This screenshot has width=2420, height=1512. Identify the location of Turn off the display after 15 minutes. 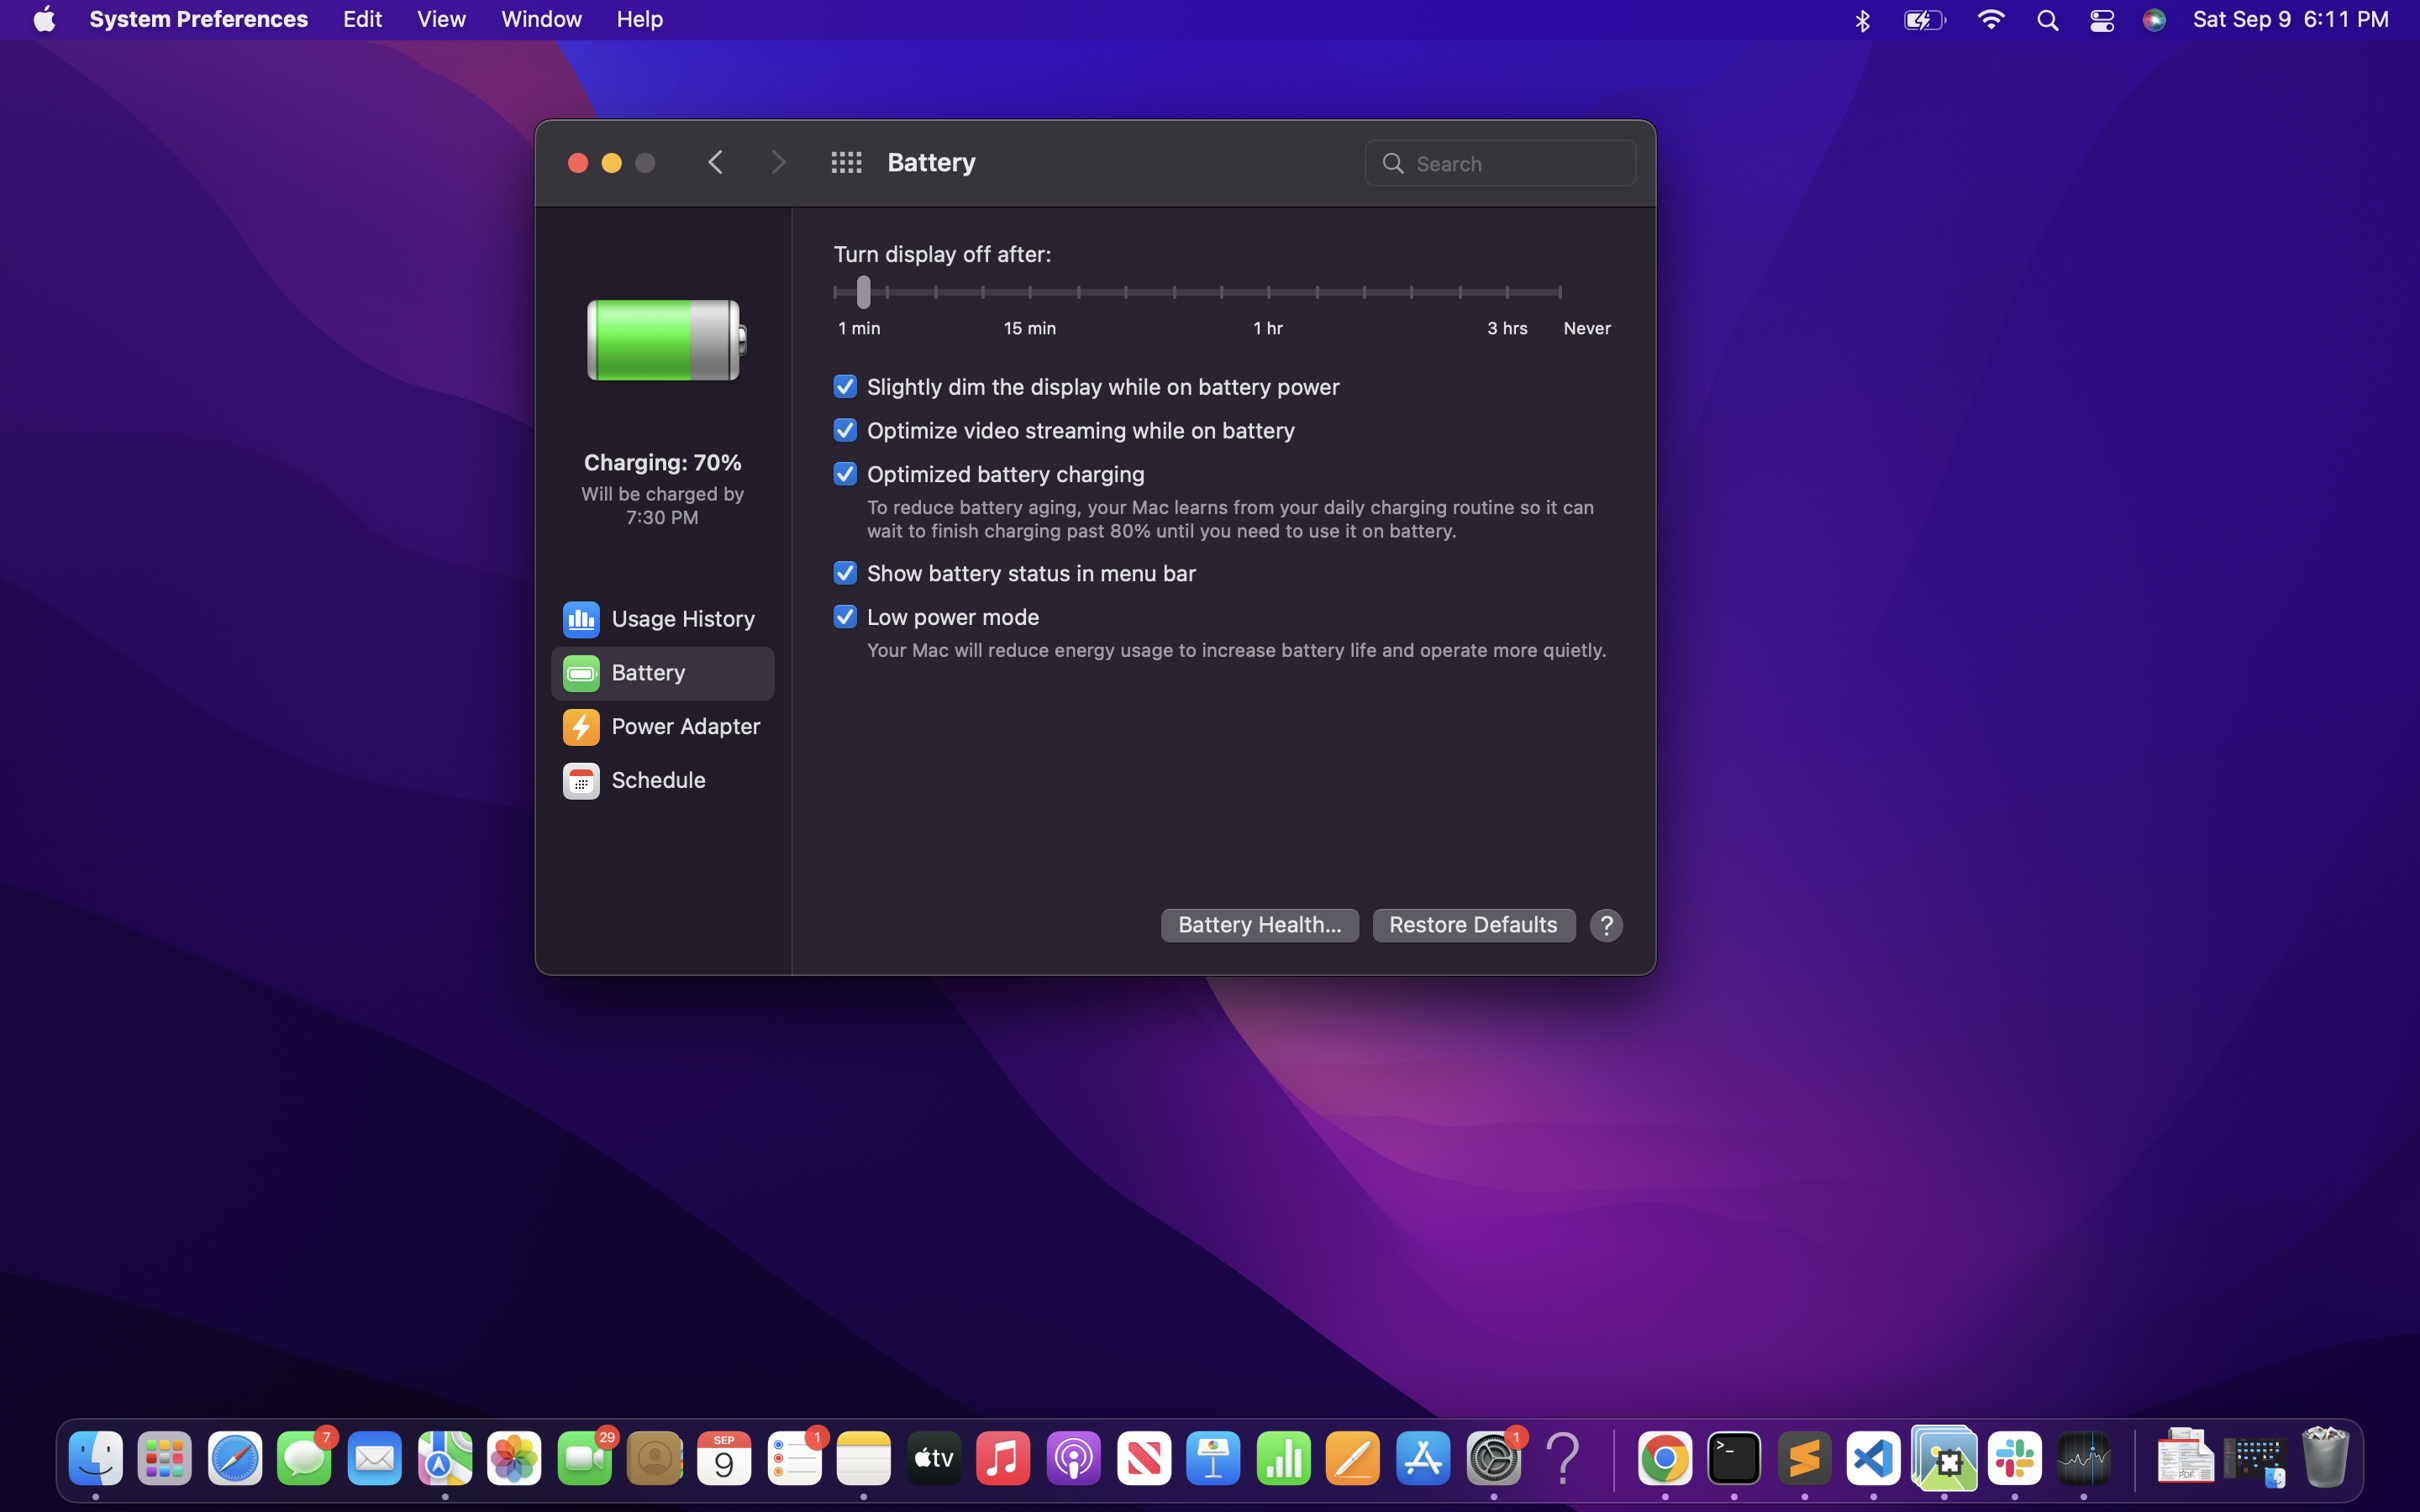
(1030, 295).